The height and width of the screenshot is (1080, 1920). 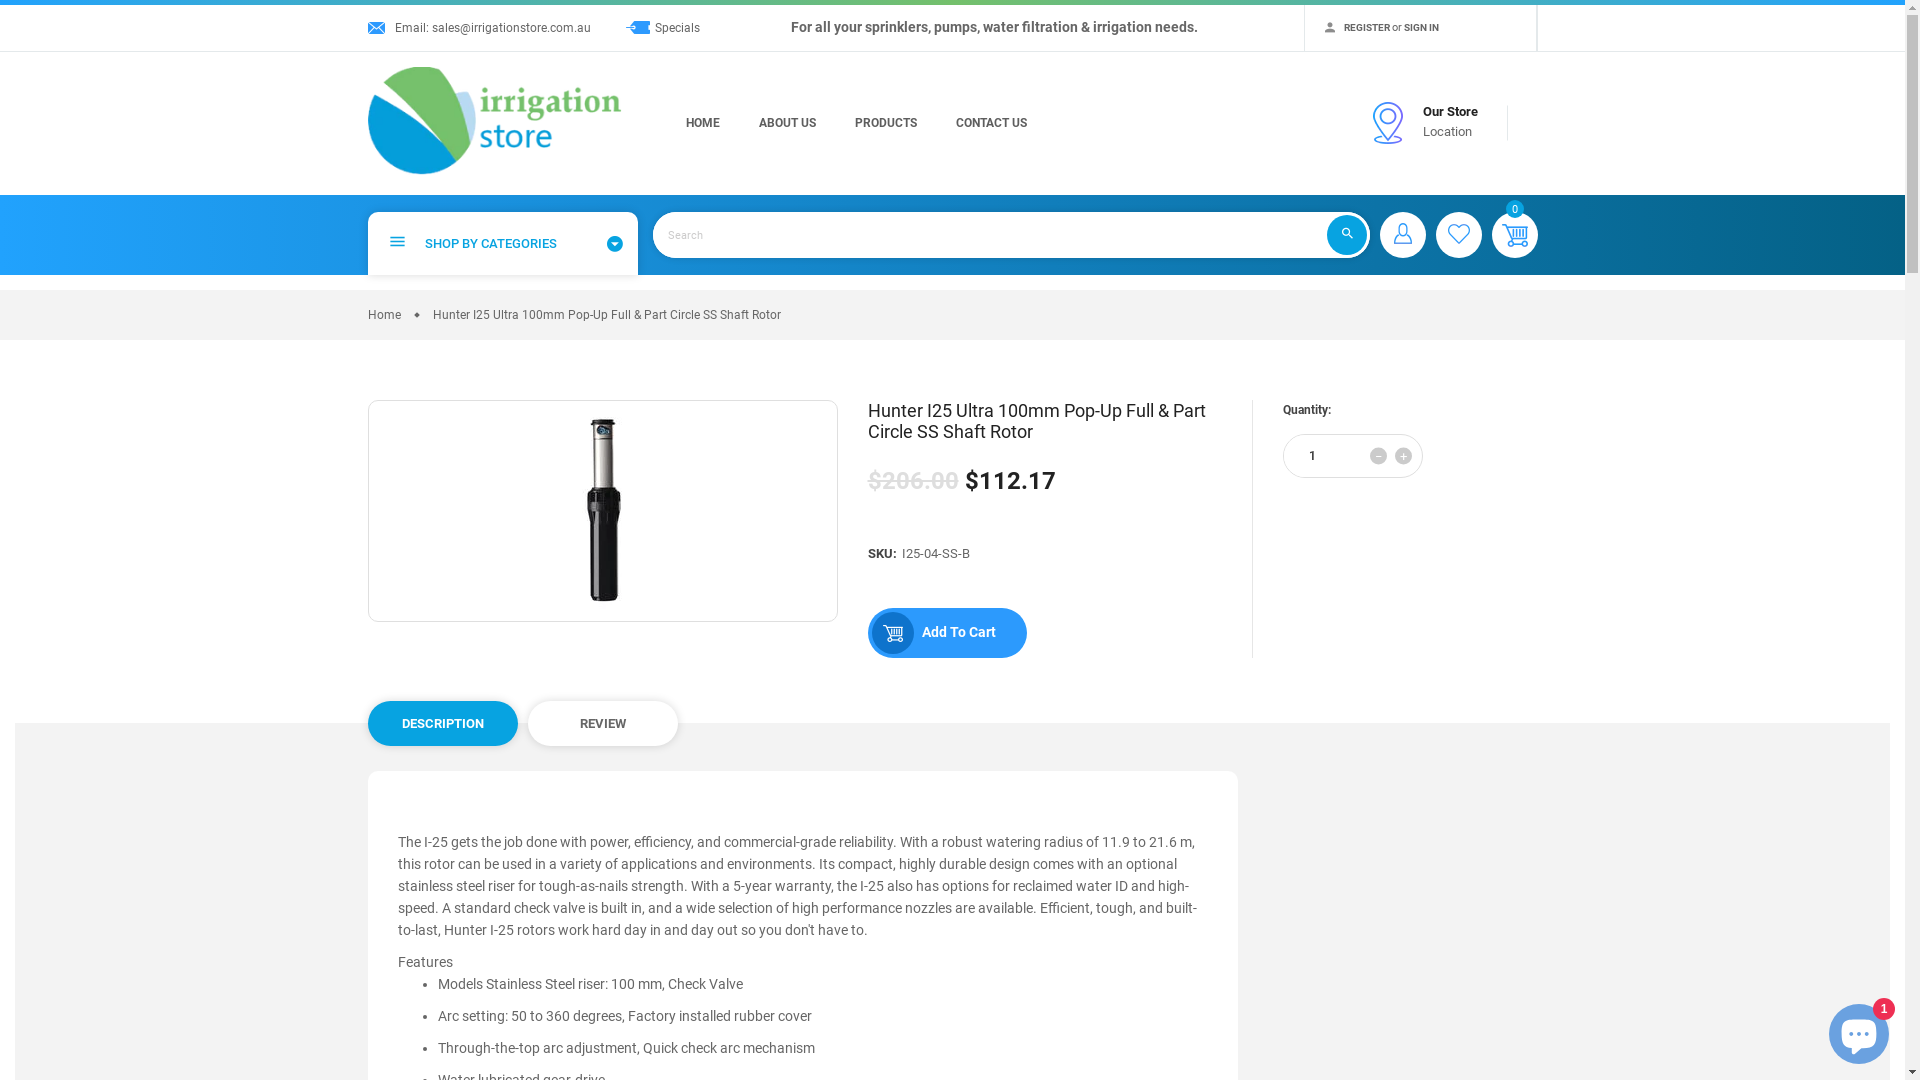 I want to click on 'REVIEW', so click(x=528, y=723).